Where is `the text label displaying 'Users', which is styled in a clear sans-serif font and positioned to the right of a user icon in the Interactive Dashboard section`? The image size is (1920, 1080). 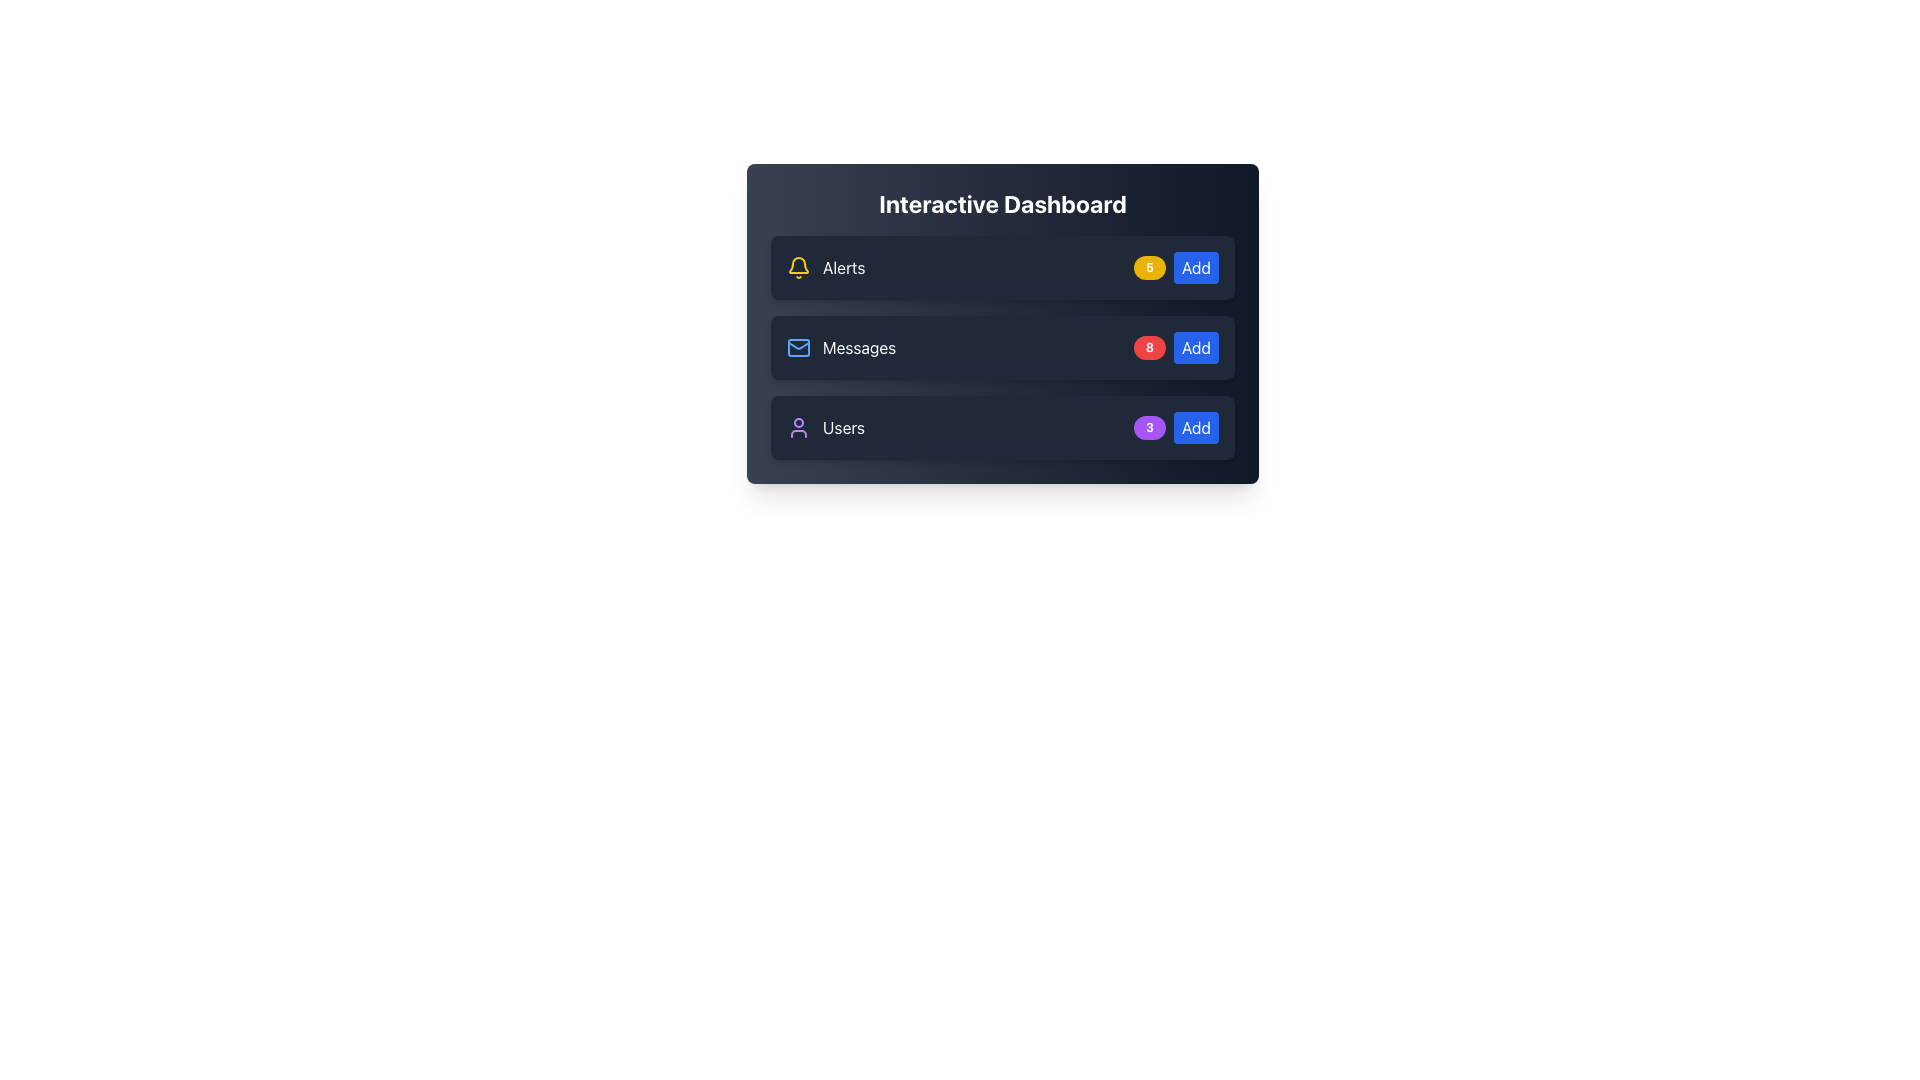
the text label displaying 'Users', which is styled in a clear sans-serif font and positioned to the right of a user icon in the Interactive Dashboard section is located at coordinates (844, 427).